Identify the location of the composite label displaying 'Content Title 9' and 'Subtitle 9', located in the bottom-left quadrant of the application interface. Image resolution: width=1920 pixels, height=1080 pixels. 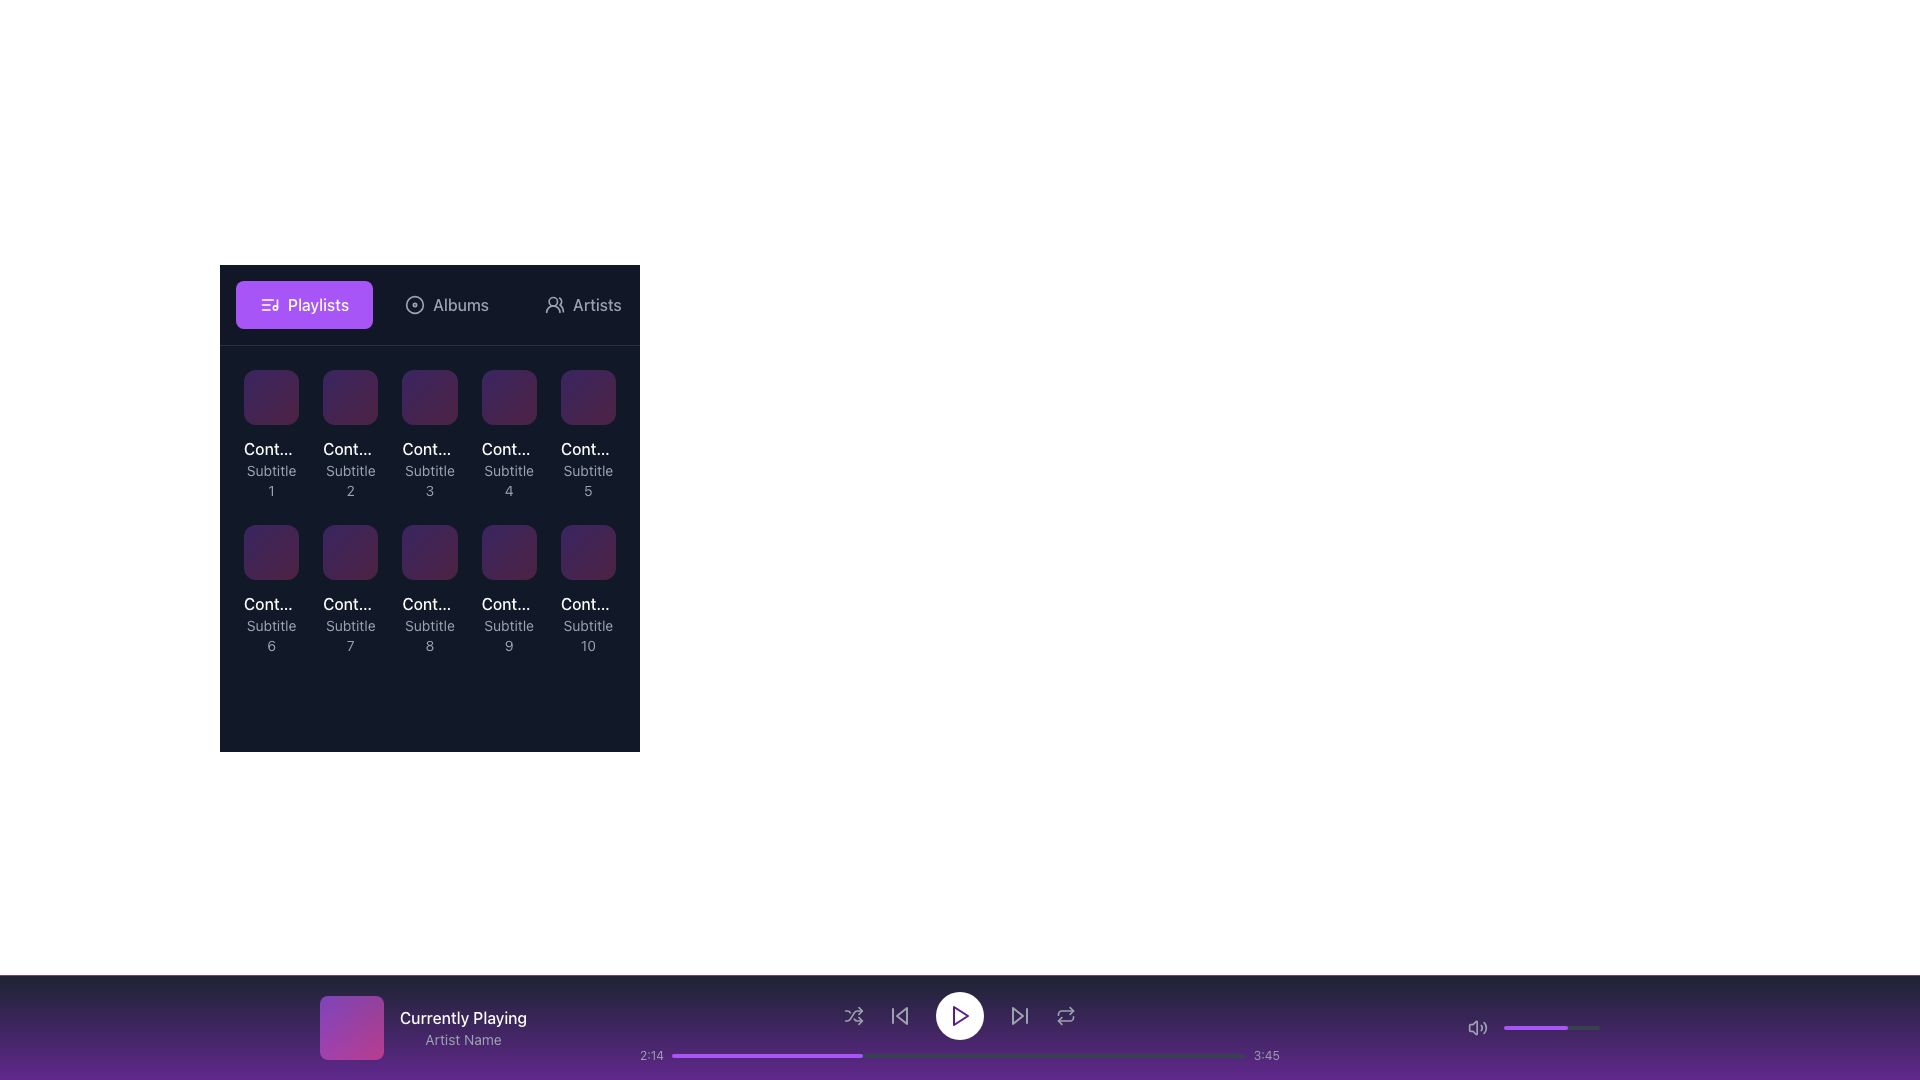
(509, 623).